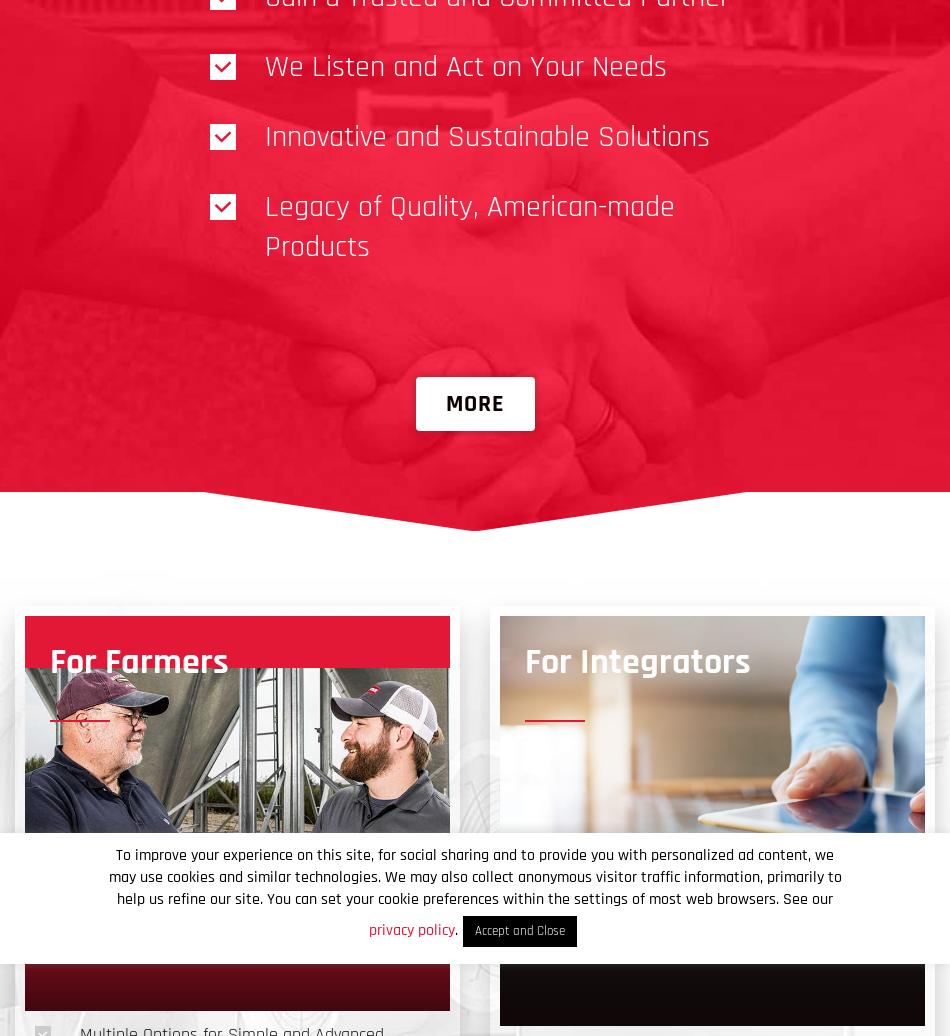 This screenshot has width=950, height=1036. Describe the element at coordinates (454, 930) in the screenshot. I see `'.'` at that location.